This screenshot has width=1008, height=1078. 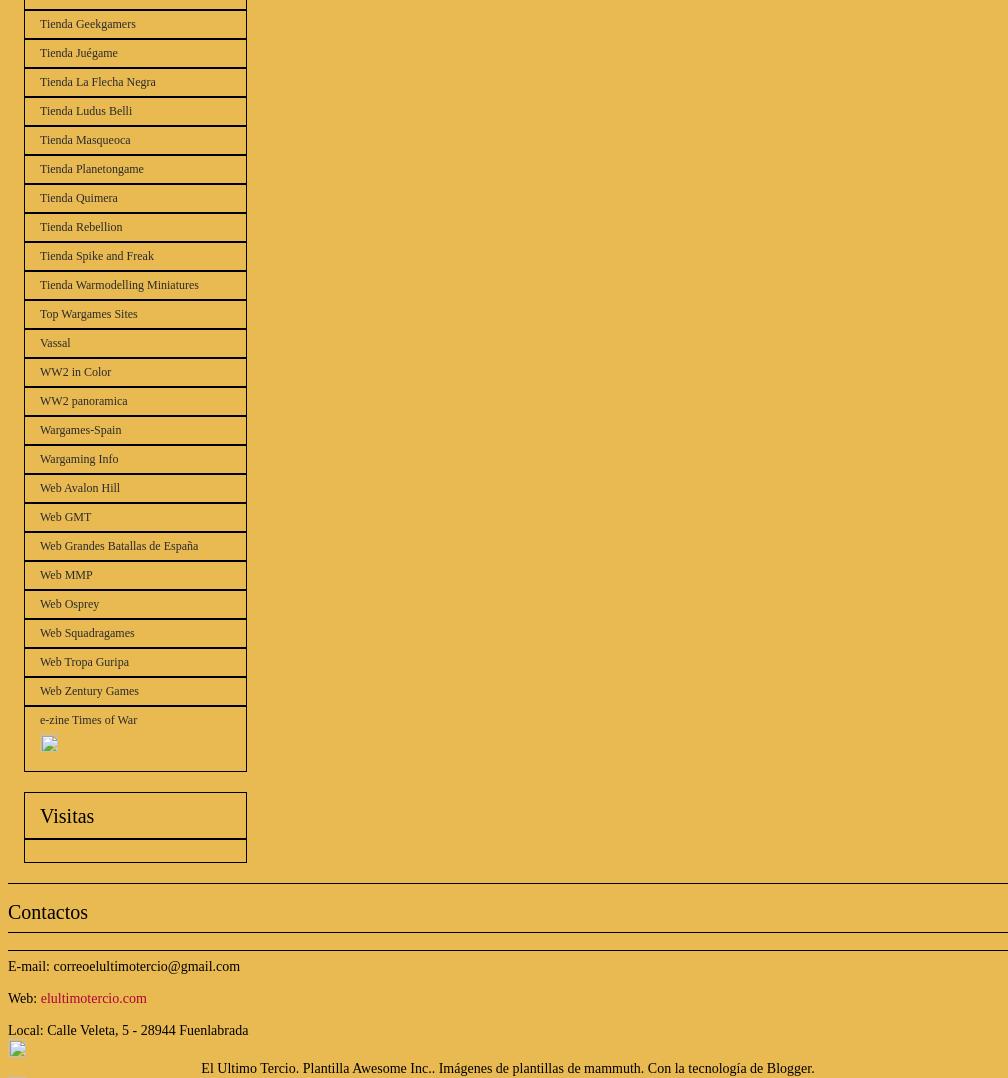 I want to click on 'Web:', so click(x=23, y=997).